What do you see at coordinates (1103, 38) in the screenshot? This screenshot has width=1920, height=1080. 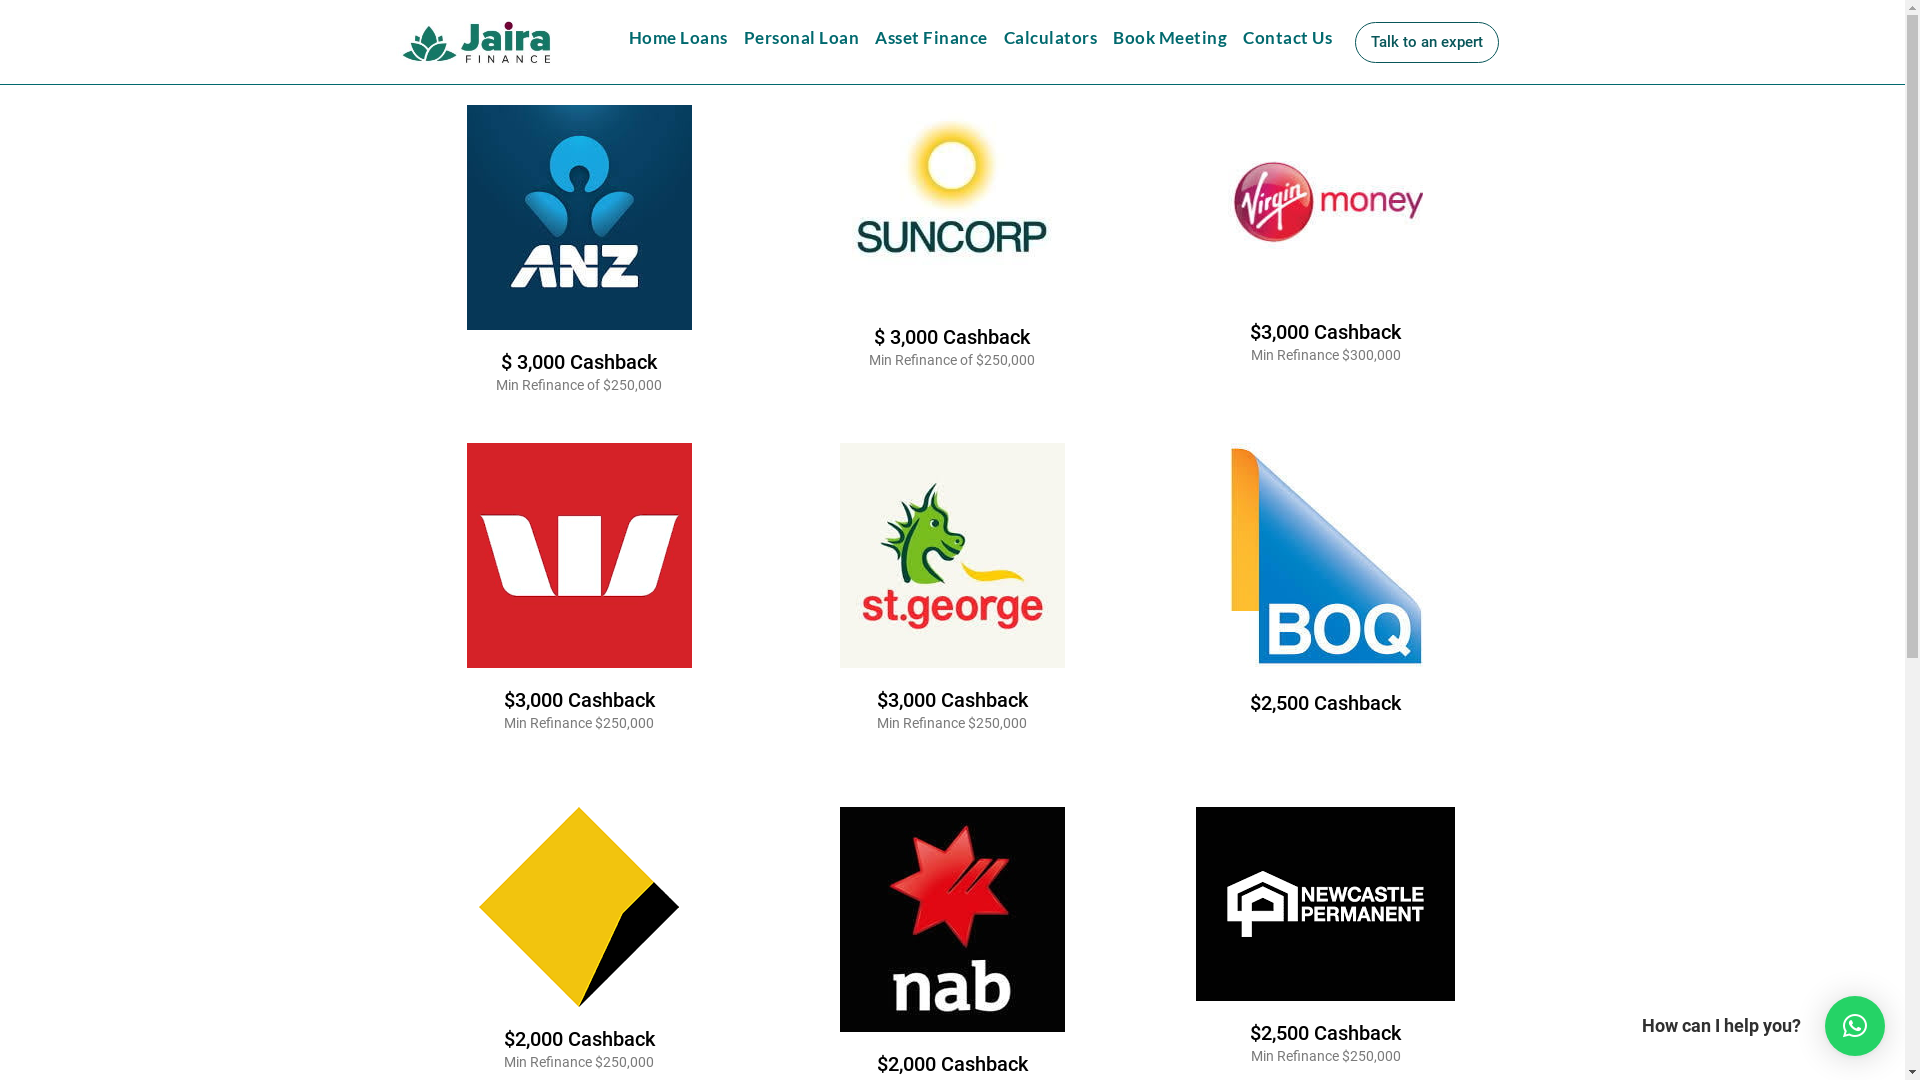 I see `'Book Meeting'` at bounding box center [1103, 38].